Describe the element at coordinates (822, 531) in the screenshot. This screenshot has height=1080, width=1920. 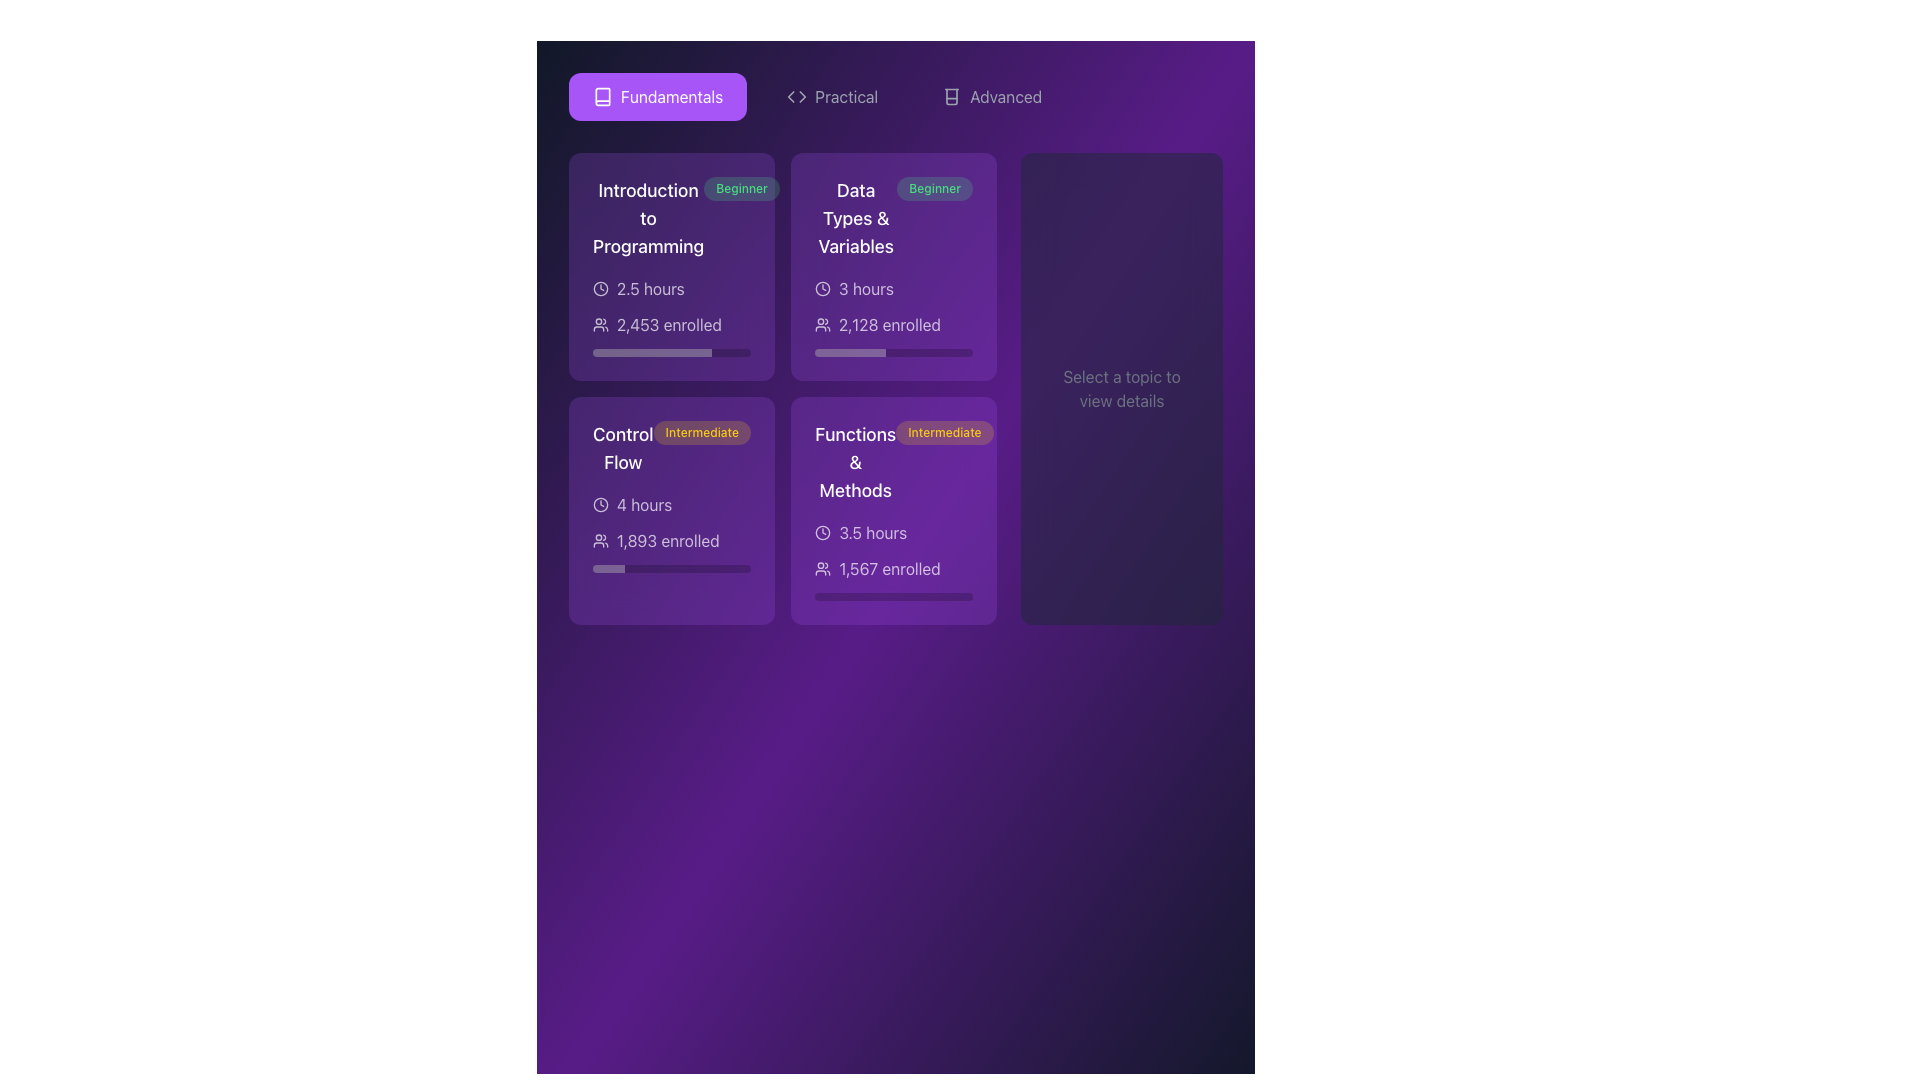
I see `the circular element representing the face of the clock icon, which is centrally located within the clock graphic on the fourth card in the second row` at that location.